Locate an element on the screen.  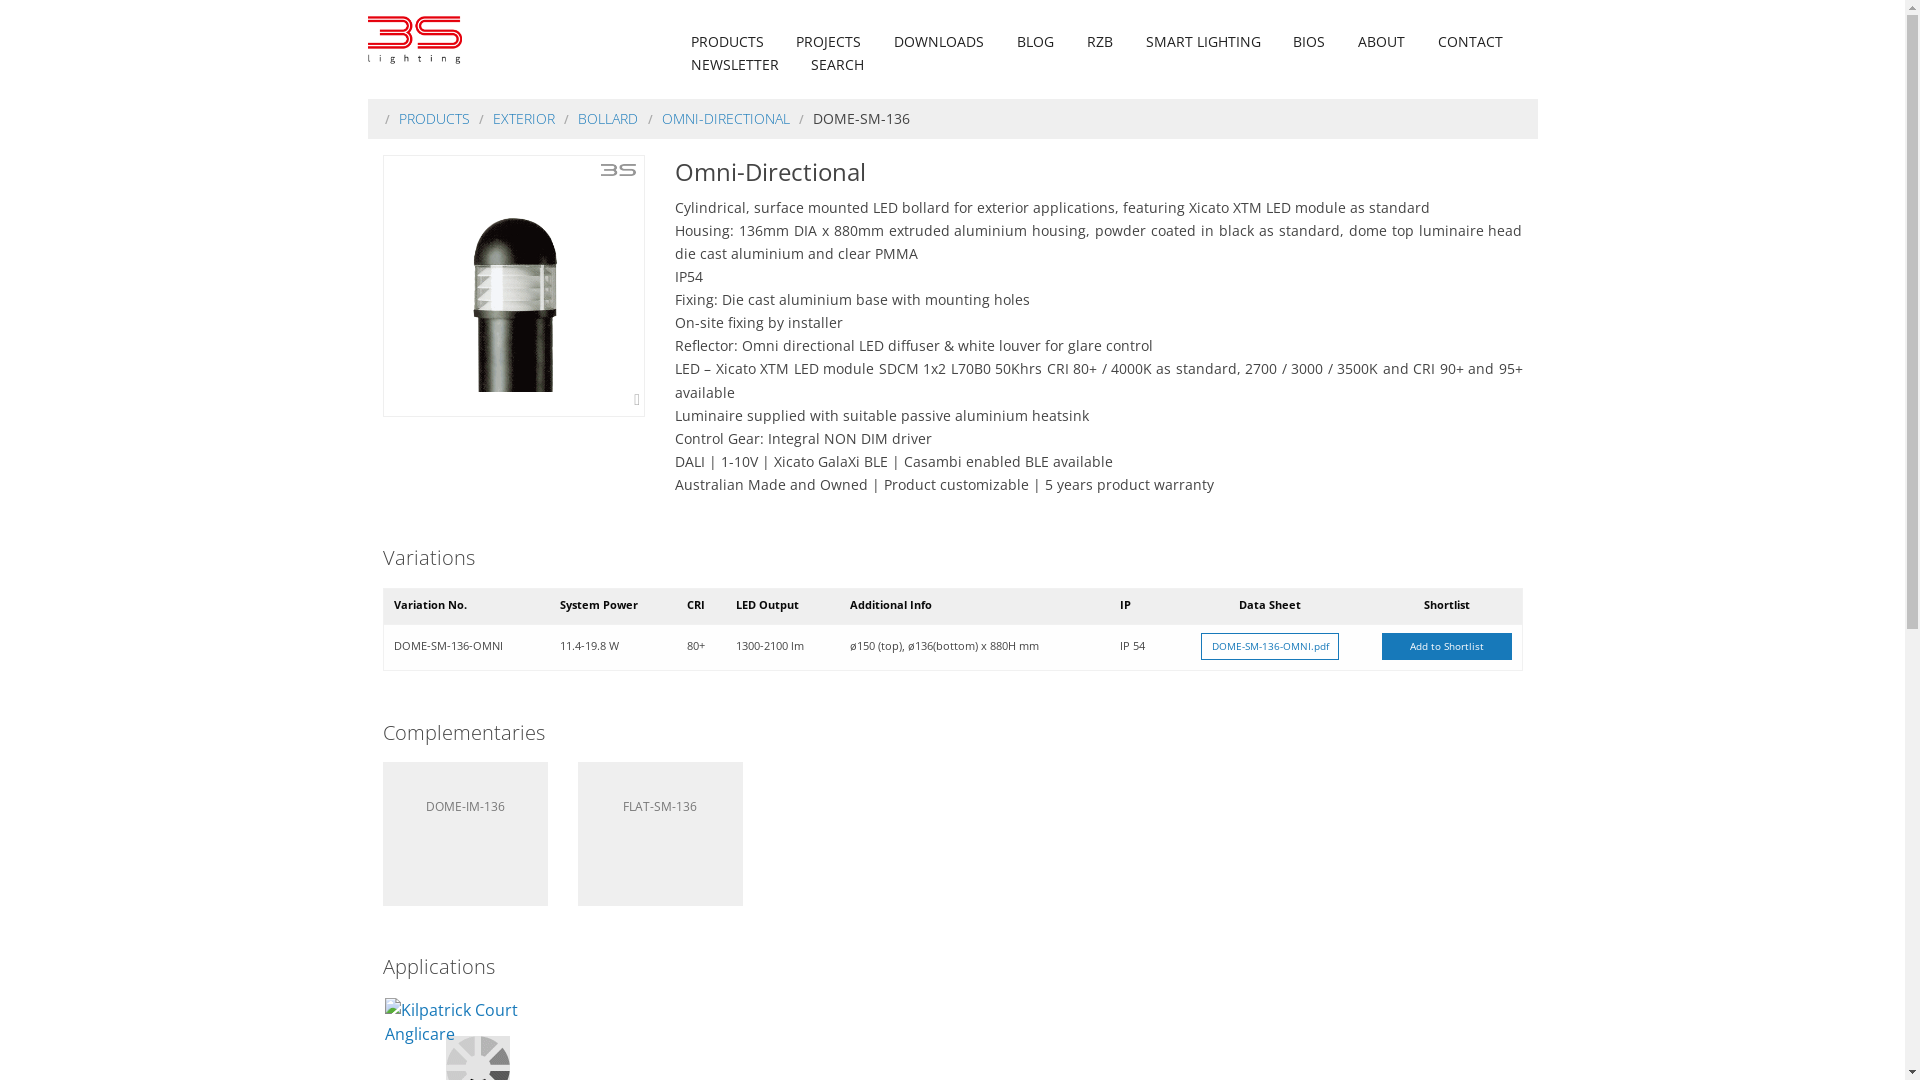
'BOLLARD' is located at coordinates (607, 118).